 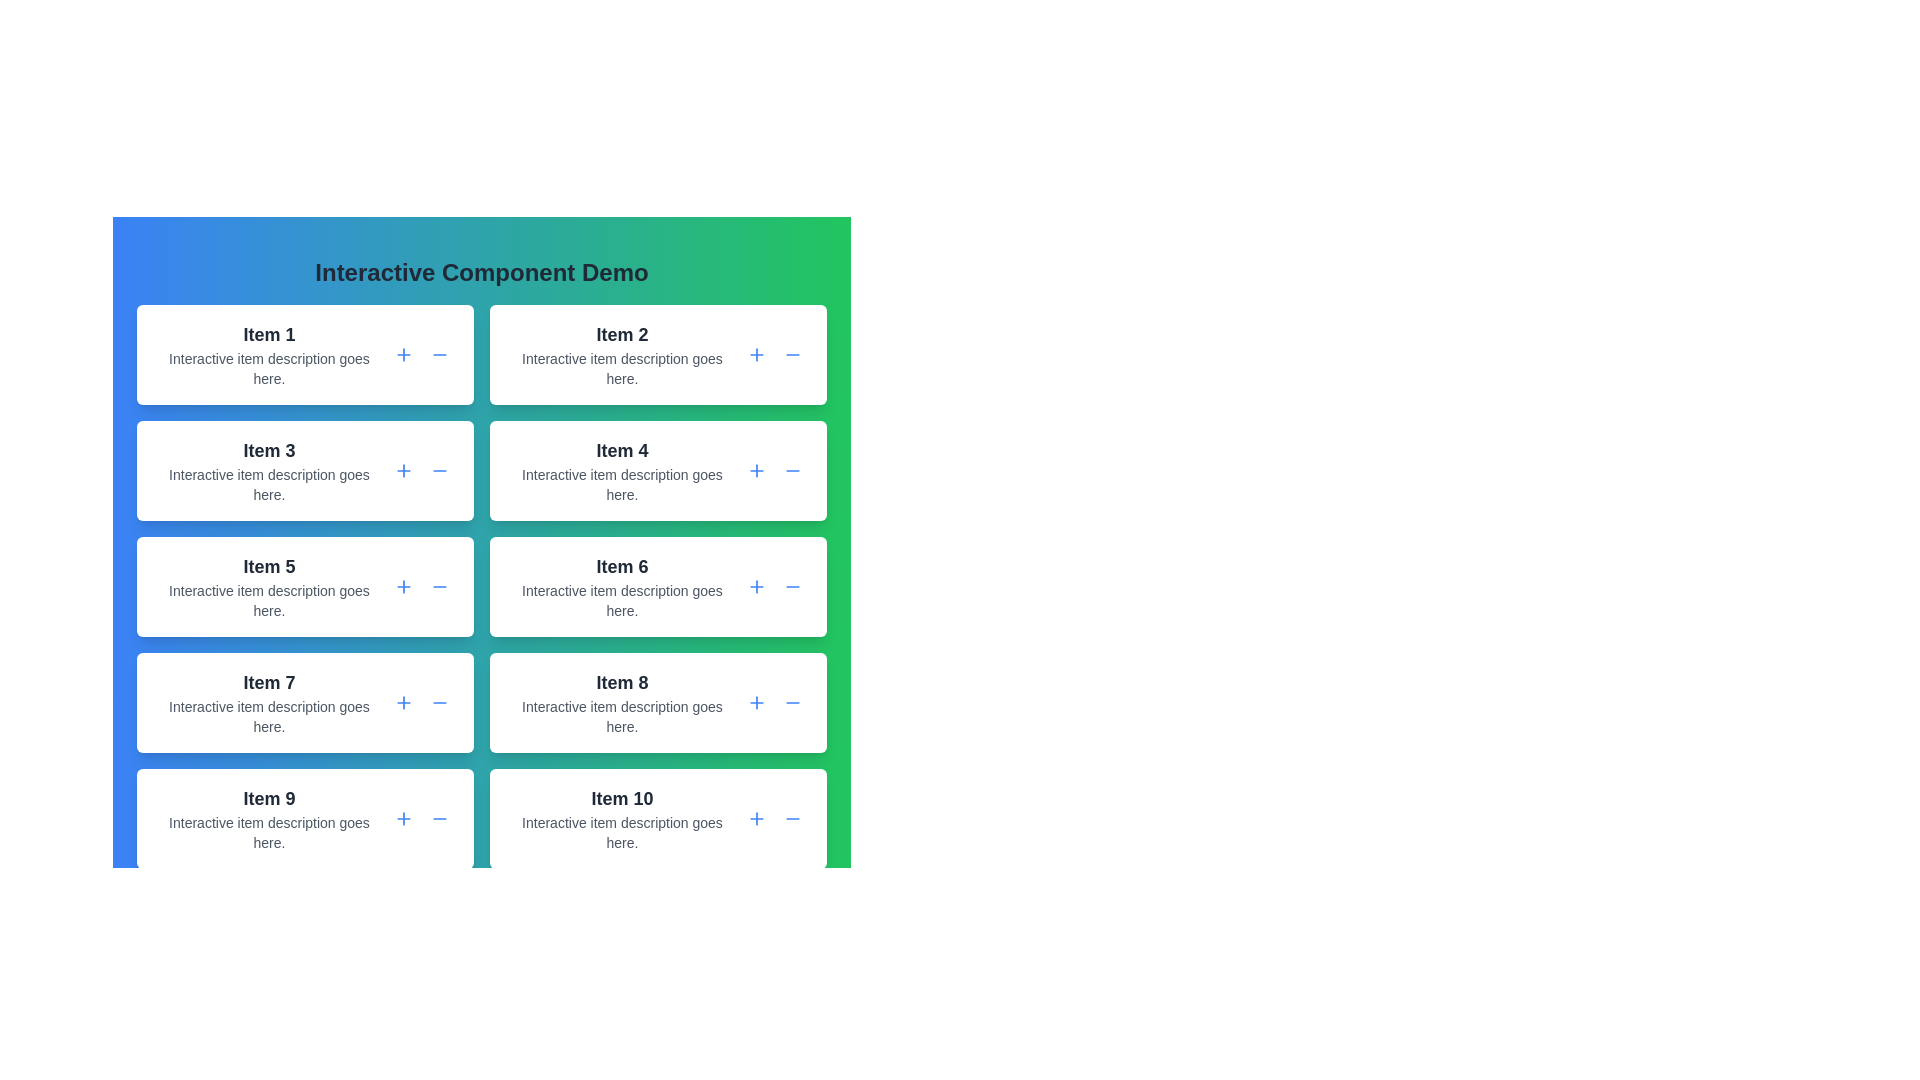 What do you see at coordinates (756, 818) in the screenshot?
I see `the button to increase the value related to 'Item 10', located to the right of its title and next to the minus icon` at bounding box center [756, 818].